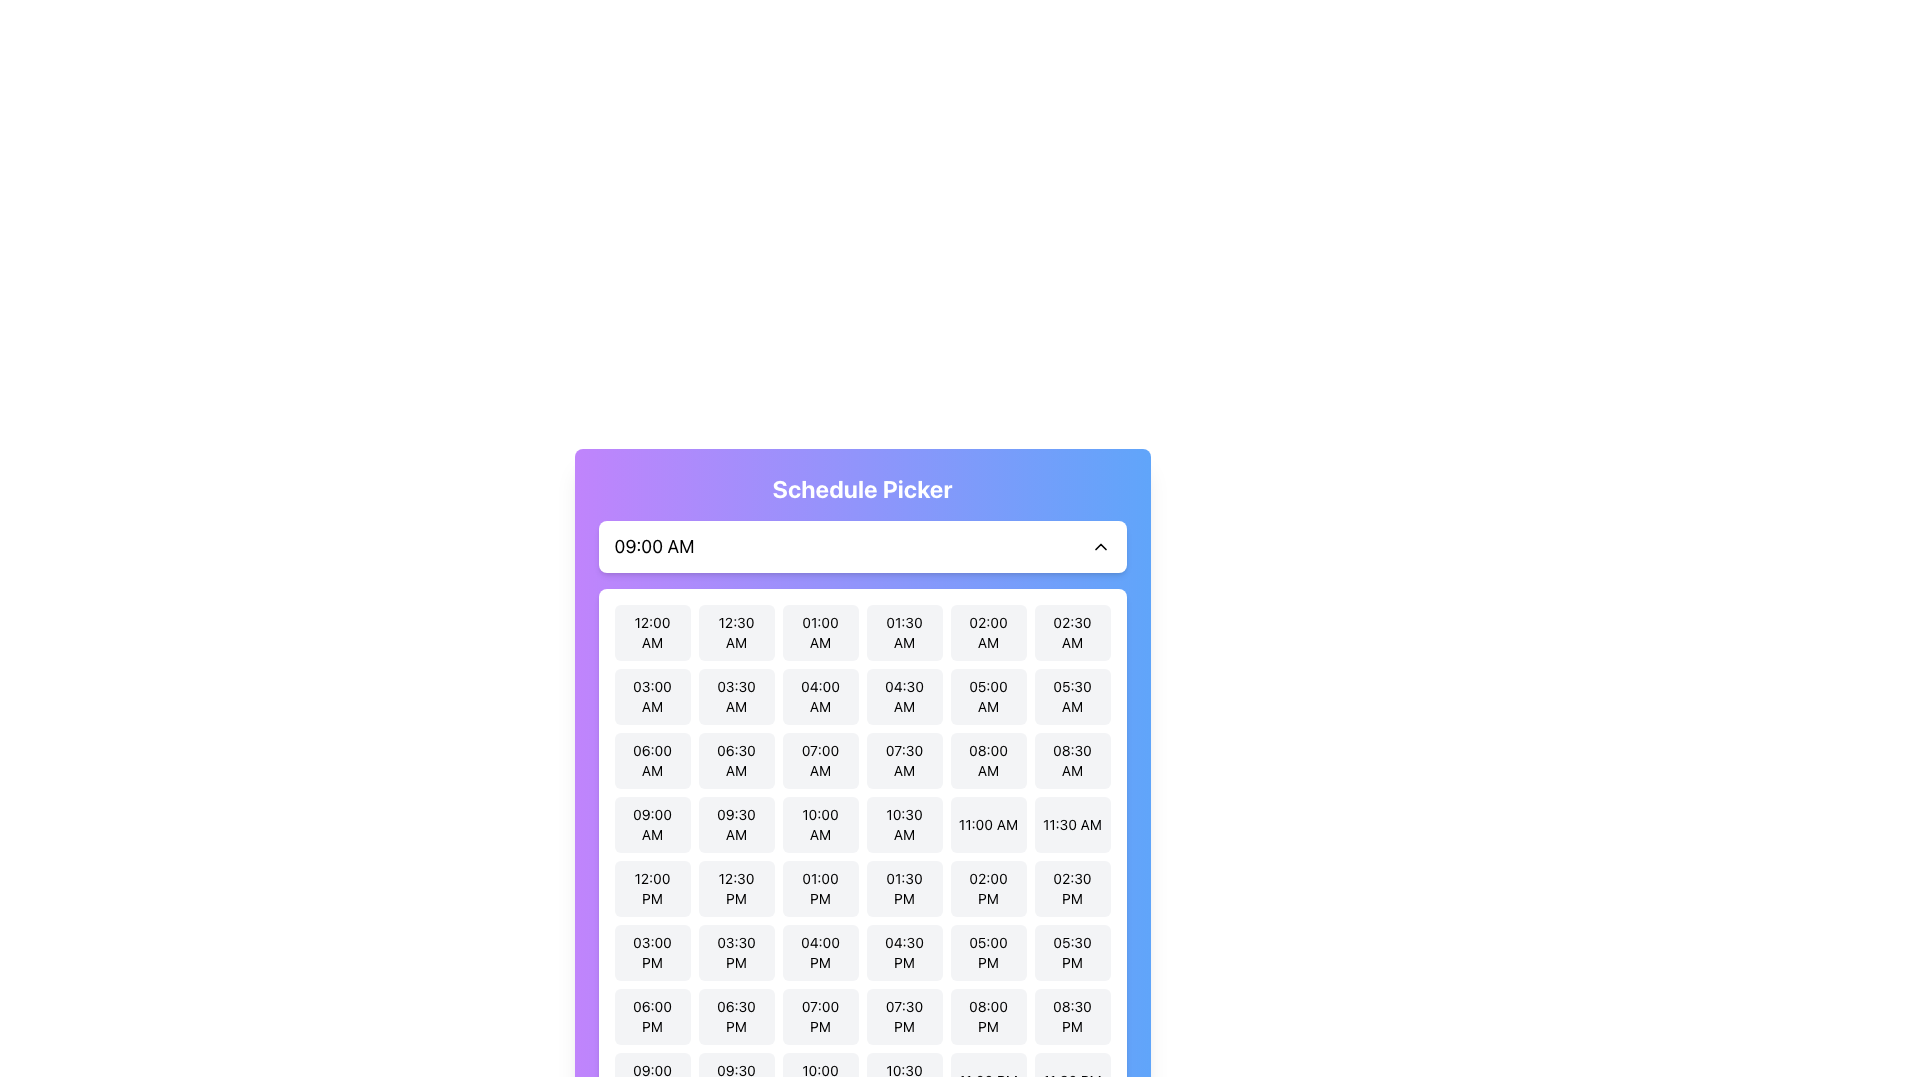 The image size is (1920, 1080). Describe the element at coordinates (903, 825) in the screenshot. I see `the '10:30 AM' time slot button in the scheduling system` at that location.